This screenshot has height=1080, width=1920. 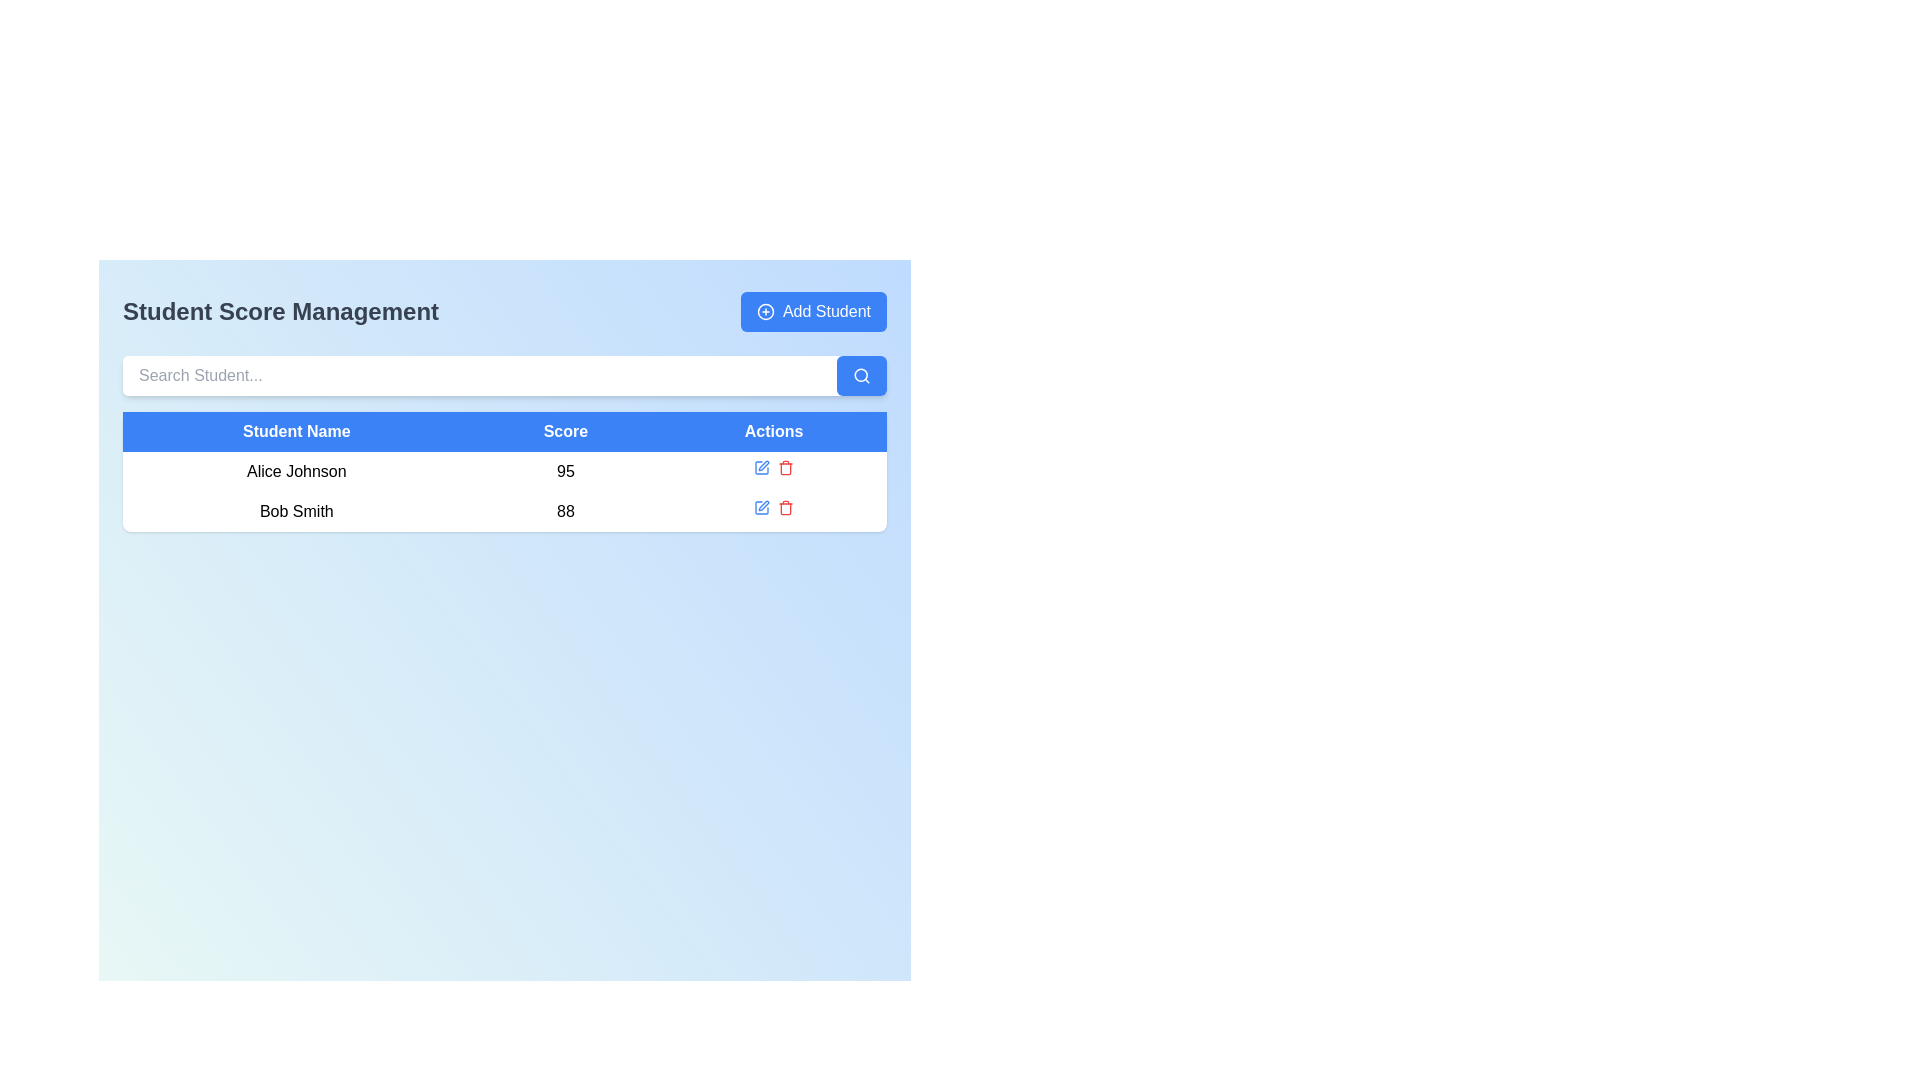 I want to click on the 'Add Student' button located at the top right of the 'Student Score Management' section, so click(x=813, y=312).